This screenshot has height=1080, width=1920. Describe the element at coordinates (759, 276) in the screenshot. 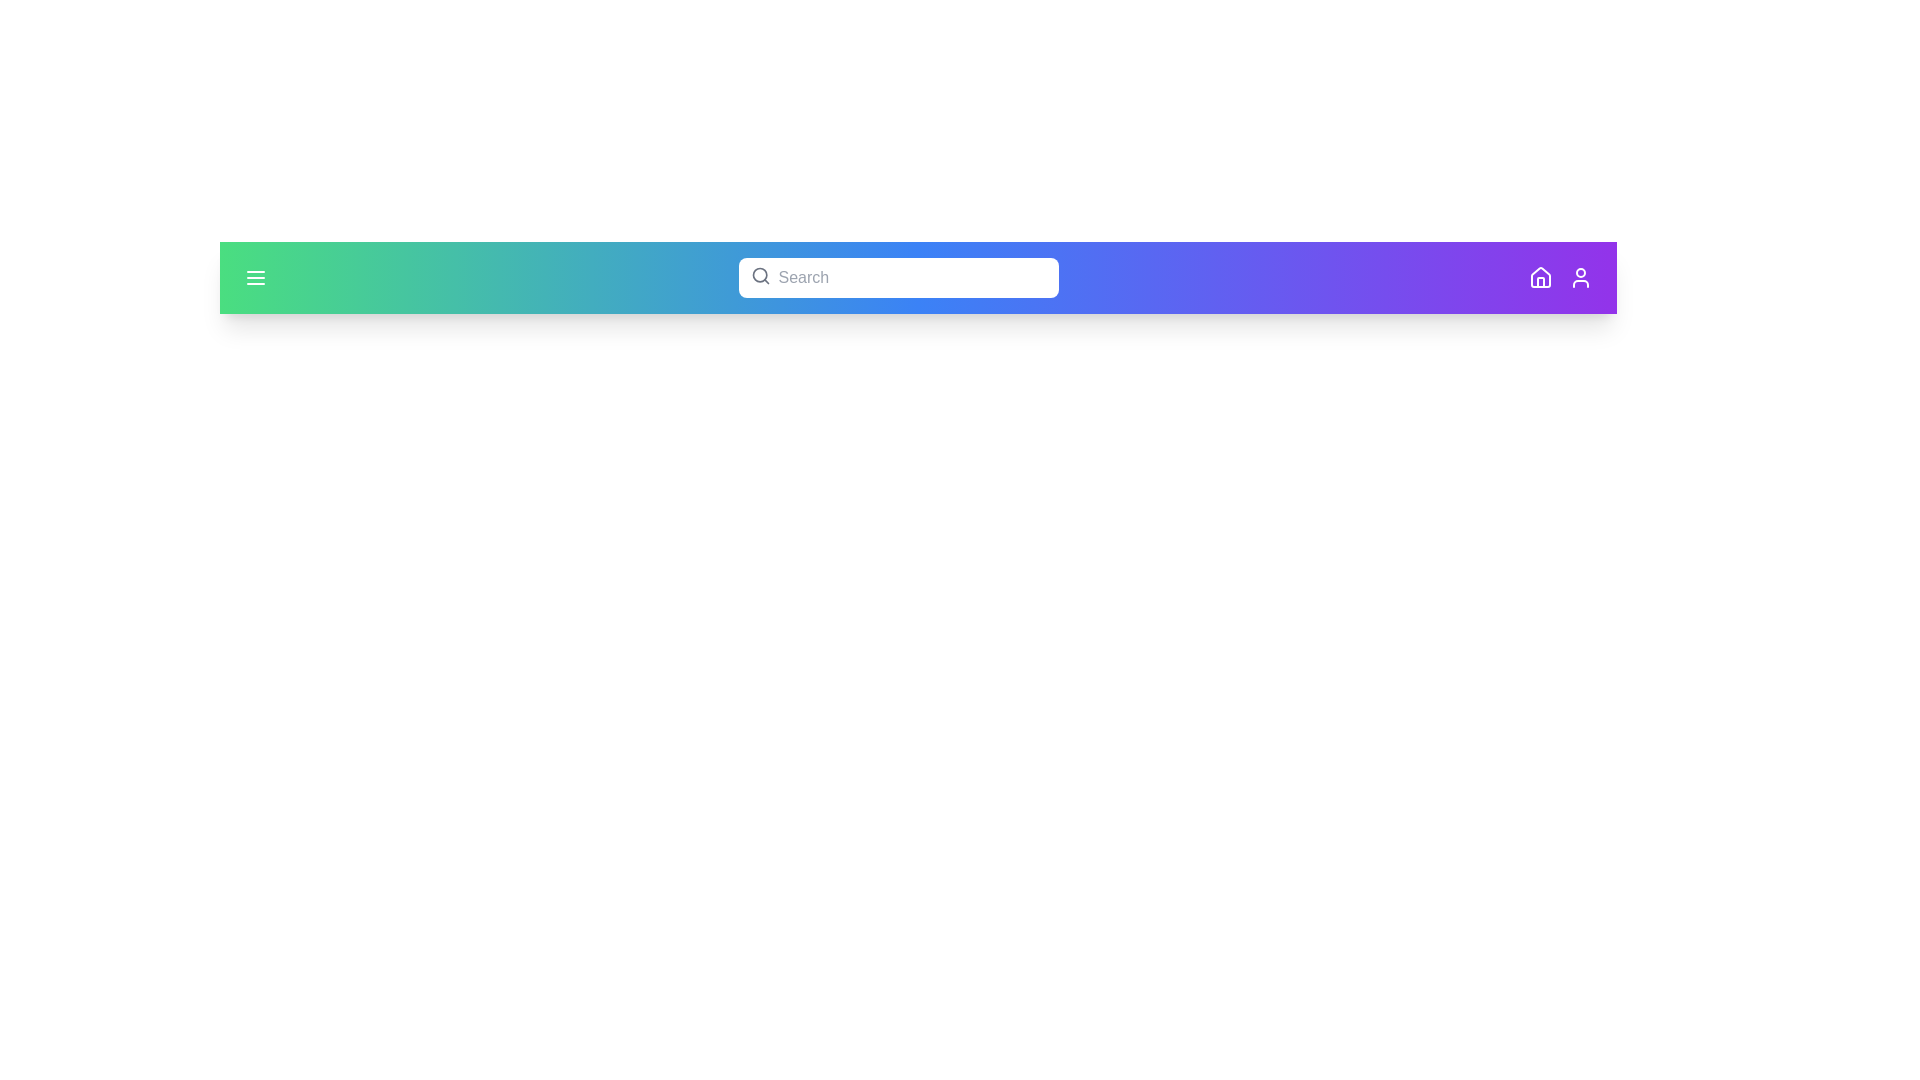

I see `the search icon within the search bar` at that location.